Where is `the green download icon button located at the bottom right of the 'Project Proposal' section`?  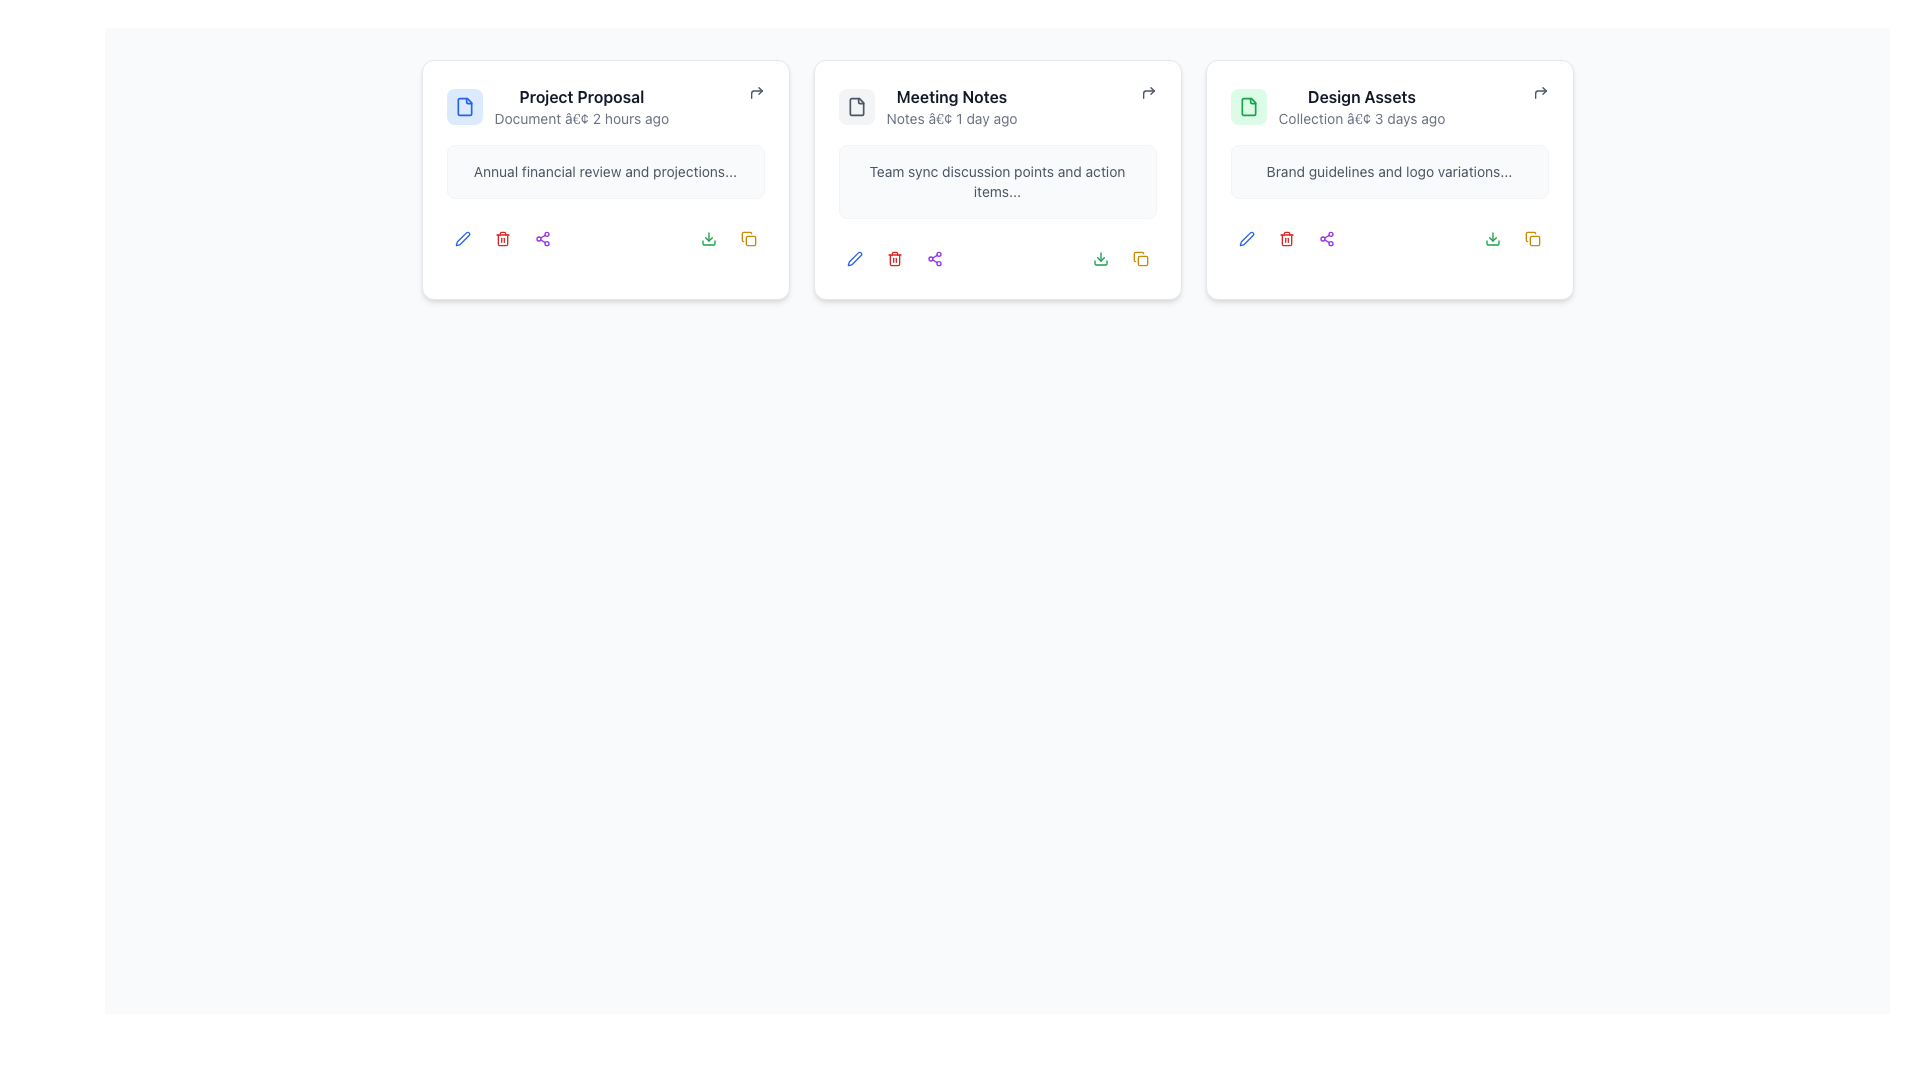
the green download icon button located at the bottom right of the 'Project Proposal' section is located at coordinates (708, 238).